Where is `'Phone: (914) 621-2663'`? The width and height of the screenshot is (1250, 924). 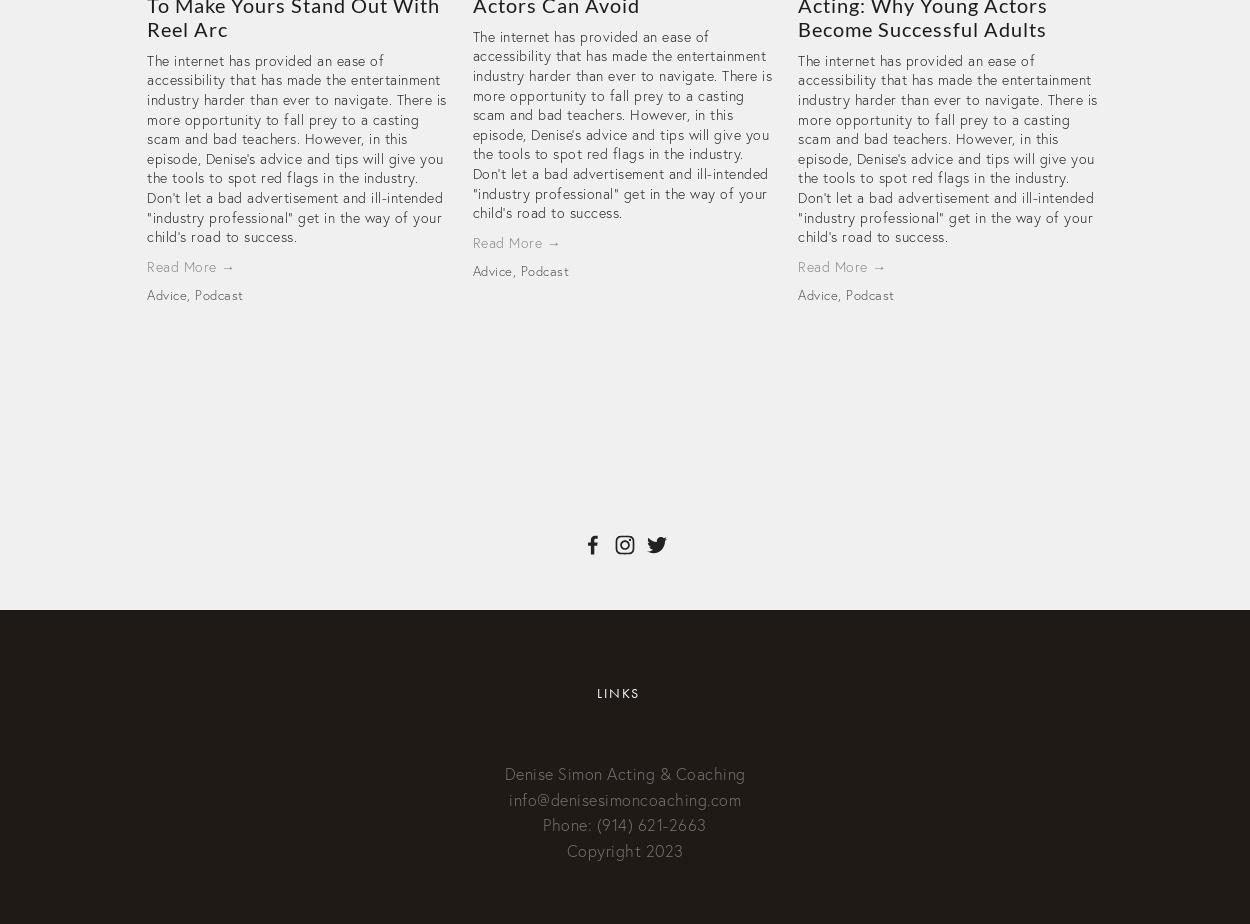 'Phone: (914) 621-2663' is located at coordinates (623, 824).